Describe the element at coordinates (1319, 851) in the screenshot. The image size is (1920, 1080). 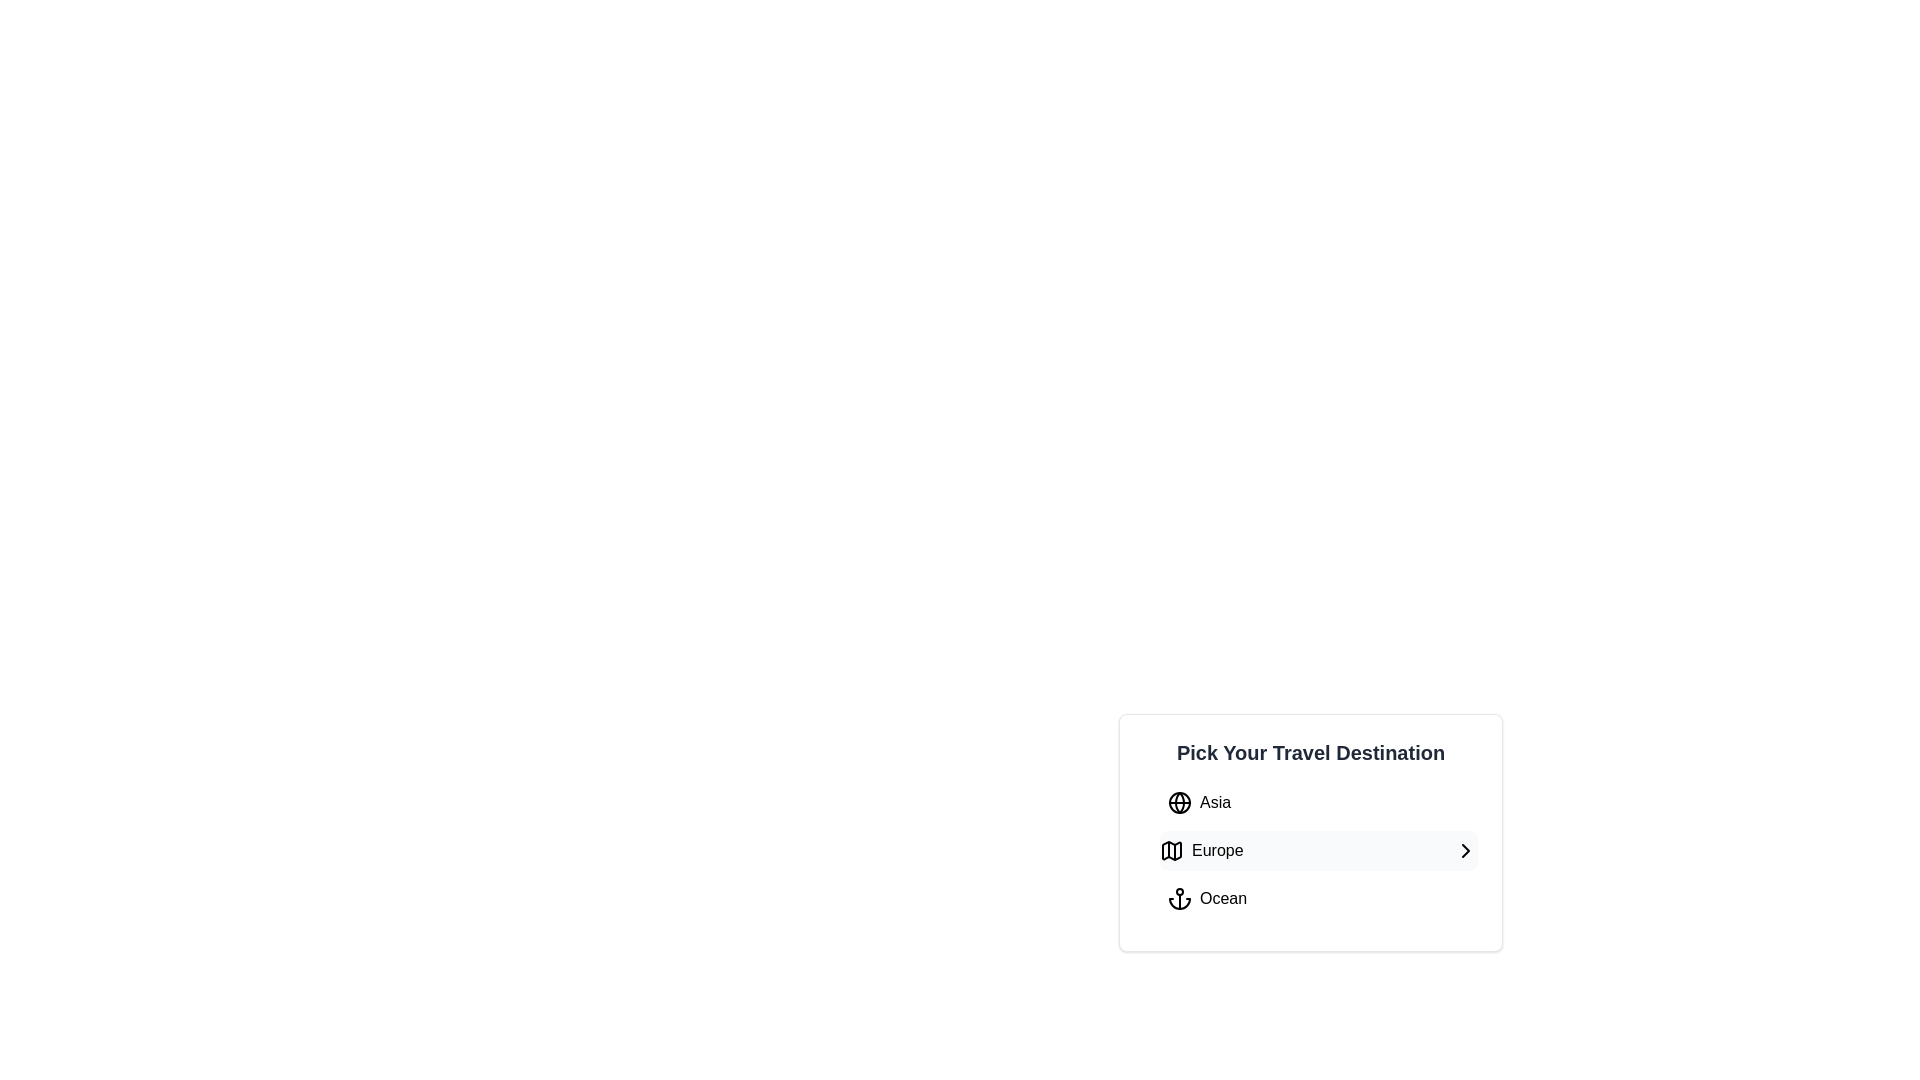
I see `the second item in the travel destination selection menu` at that location.